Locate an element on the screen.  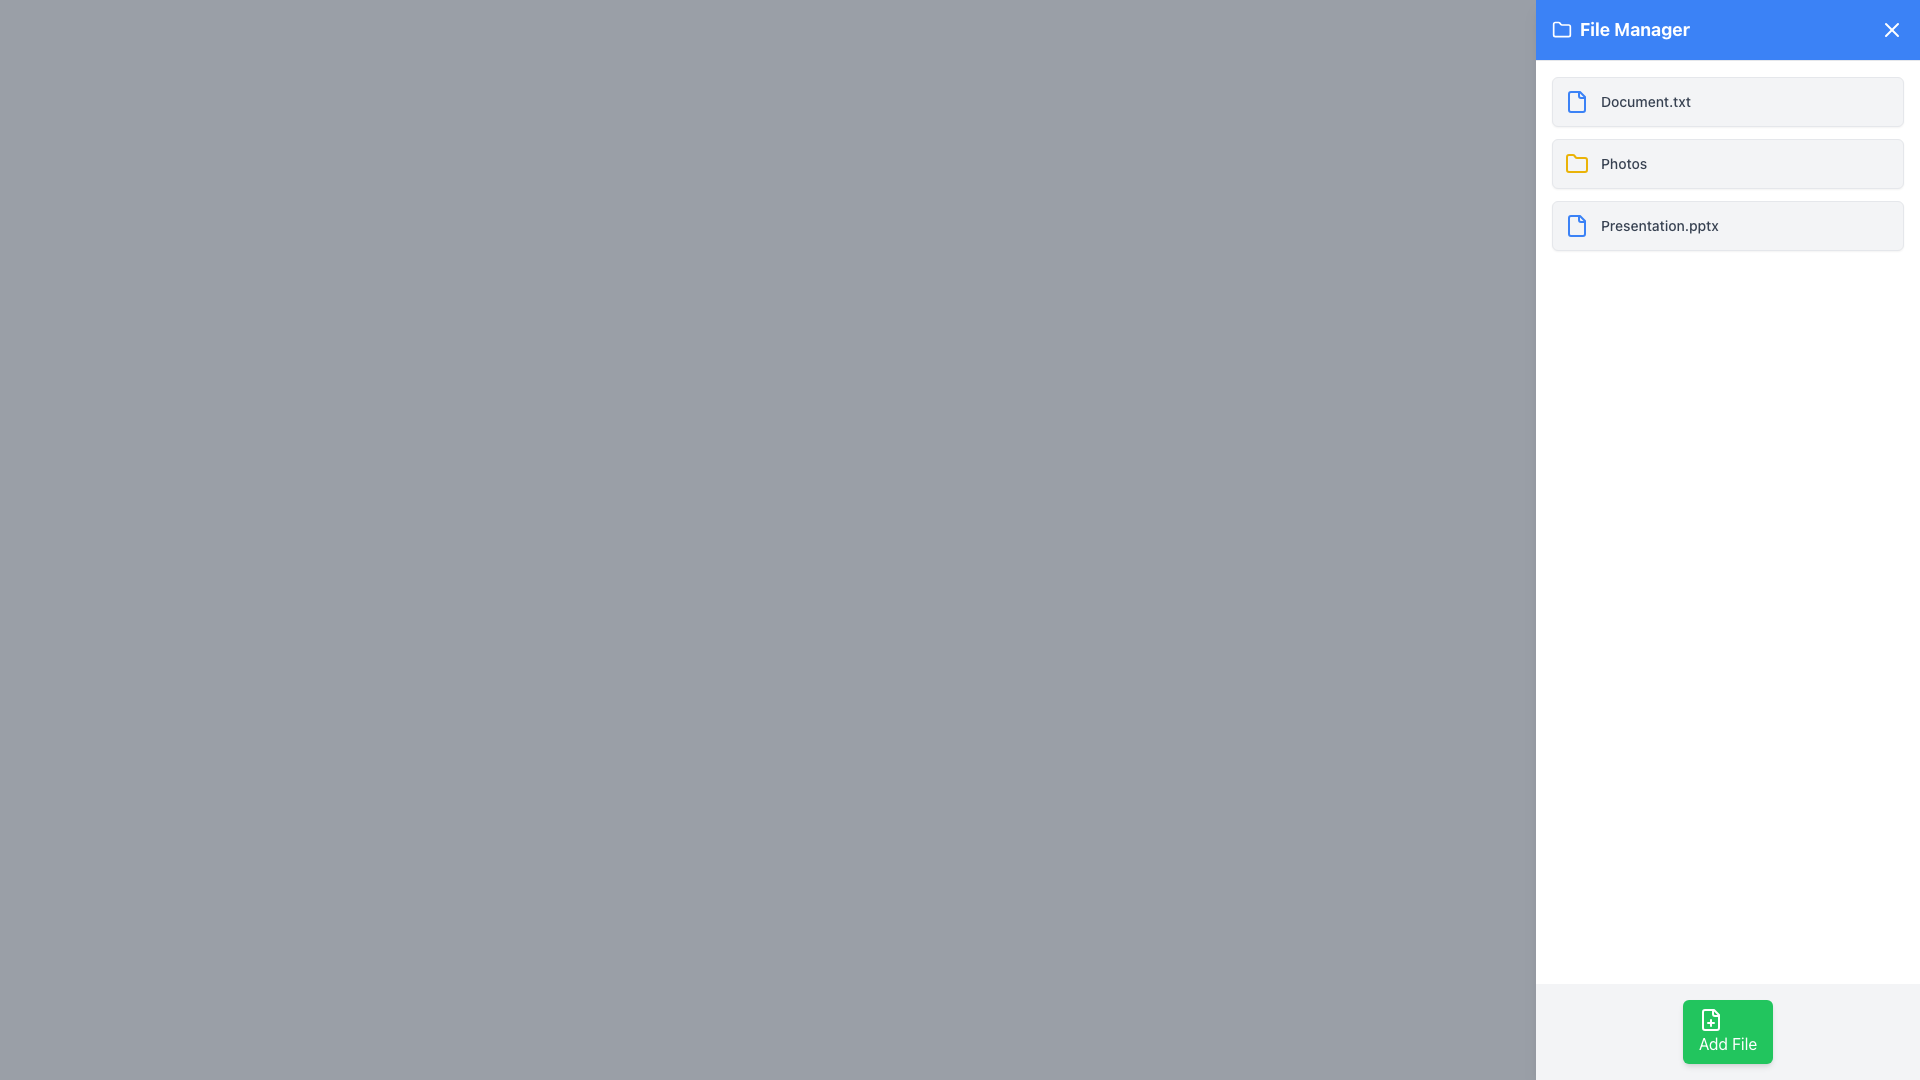
the text label 'Document.txt' is located at coordinates (1646, 101).